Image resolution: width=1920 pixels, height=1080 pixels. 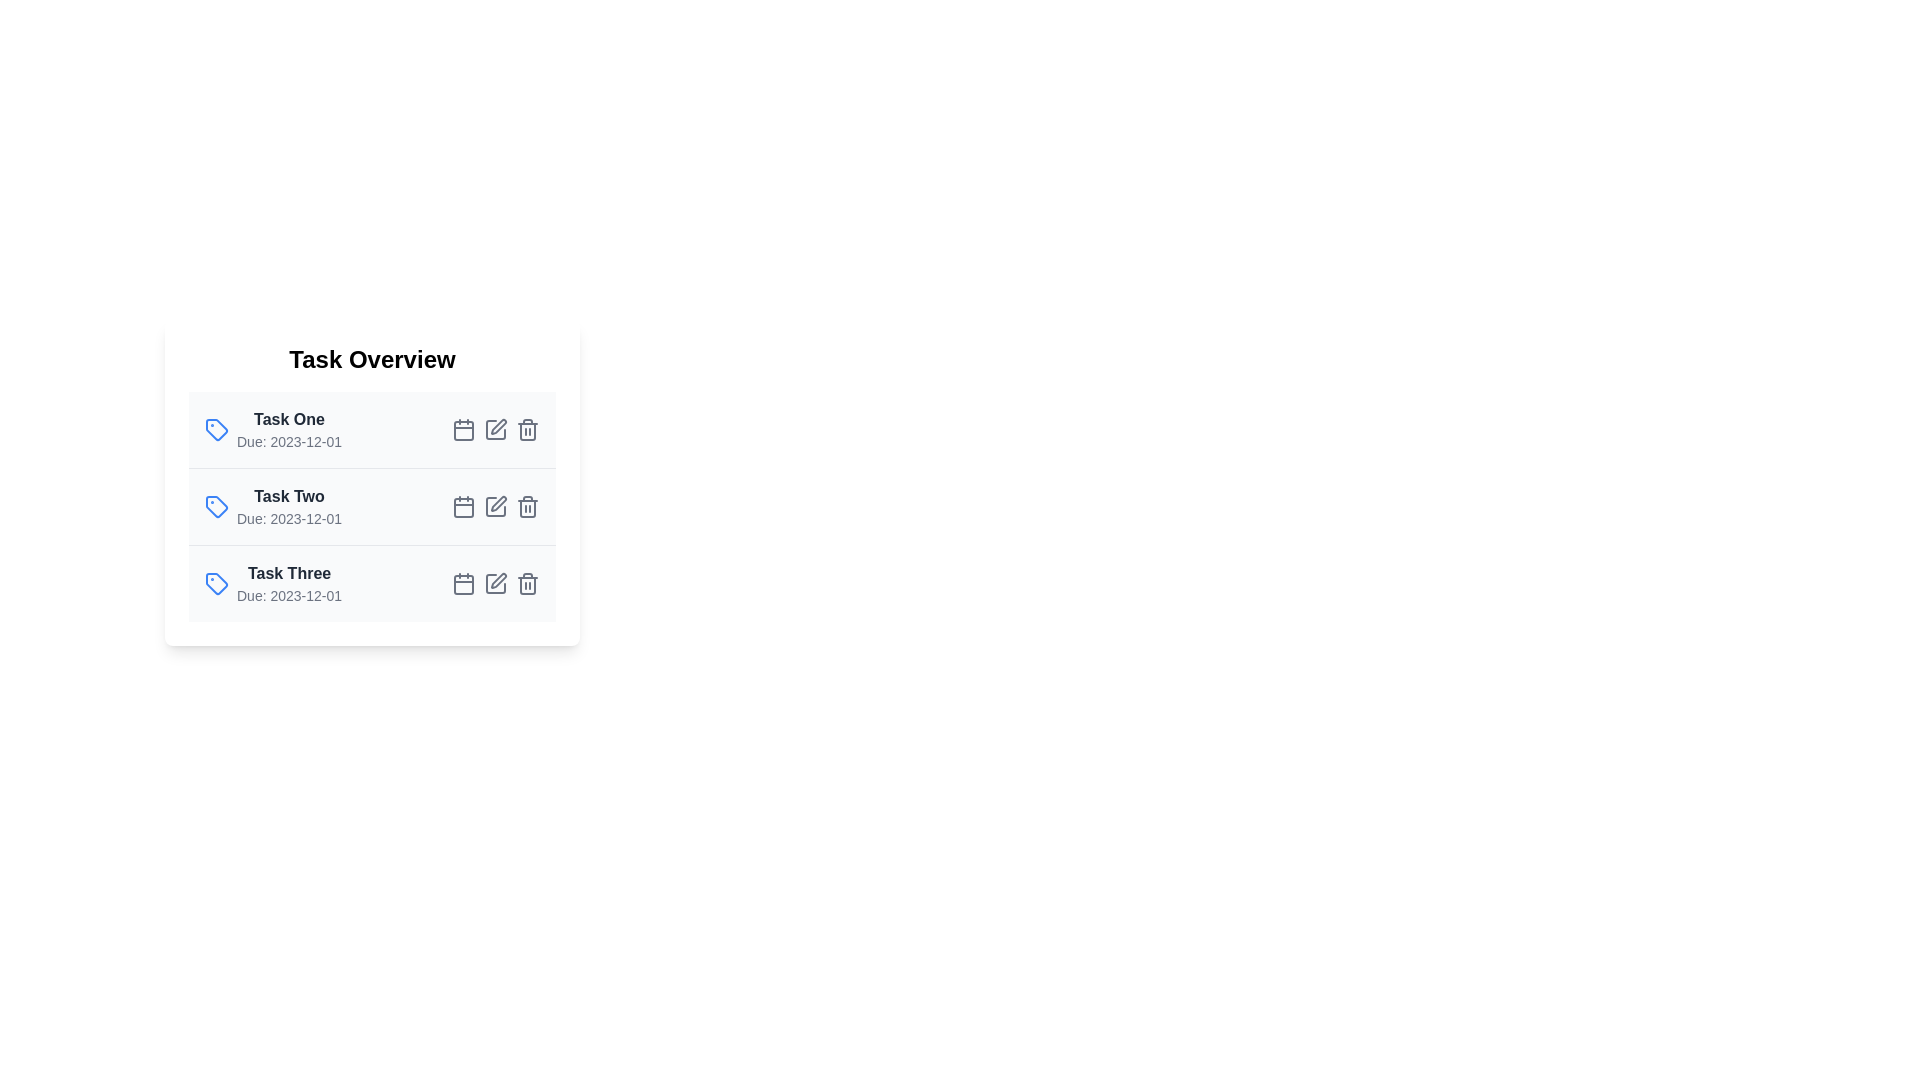 What do you see at coordinates (288, 428) in the screenshot?
I see `text displayed on the first task item titled 'Task One' with due date 'Due: 2023-12-01' in the task list` at bounding box center [288, 428].